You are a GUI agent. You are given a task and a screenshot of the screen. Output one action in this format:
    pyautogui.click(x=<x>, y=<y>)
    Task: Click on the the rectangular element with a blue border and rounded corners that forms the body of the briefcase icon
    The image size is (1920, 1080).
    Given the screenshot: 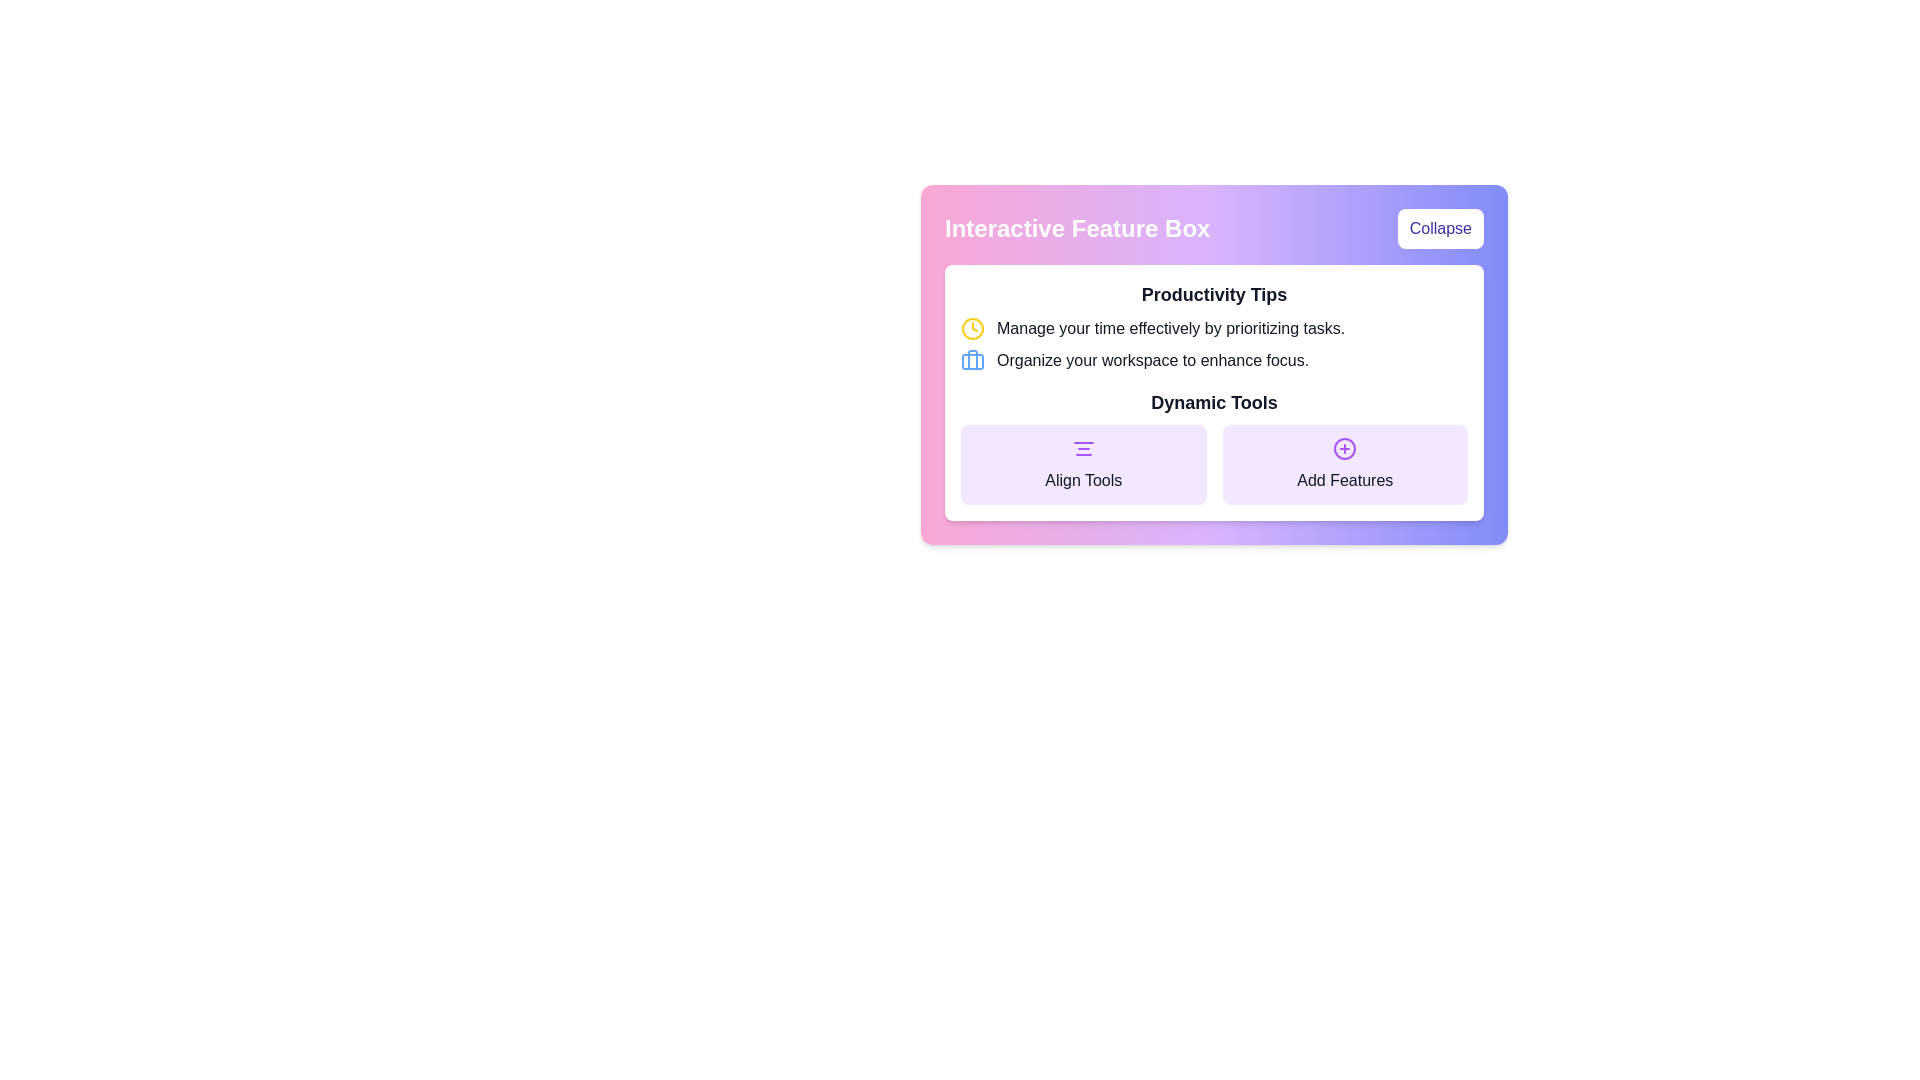 What is the action you would take?
    pyautogui.click(x=973, y=362)
    